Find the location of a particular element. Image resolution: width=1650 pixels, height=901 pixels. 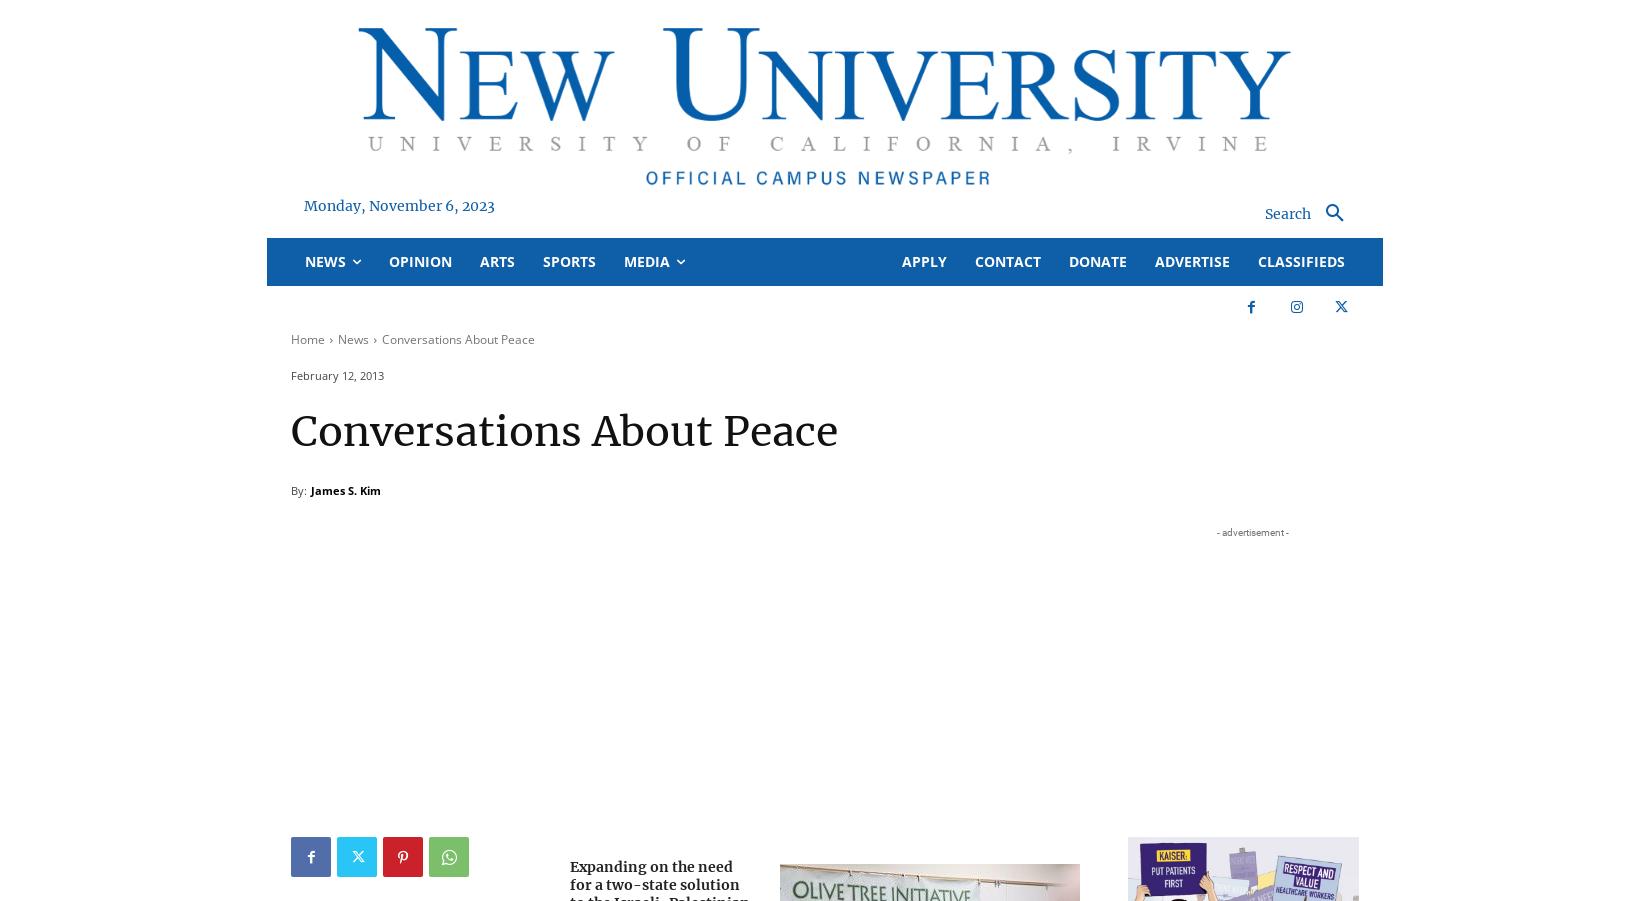

'Arts' is located at coordinates (496, 260).